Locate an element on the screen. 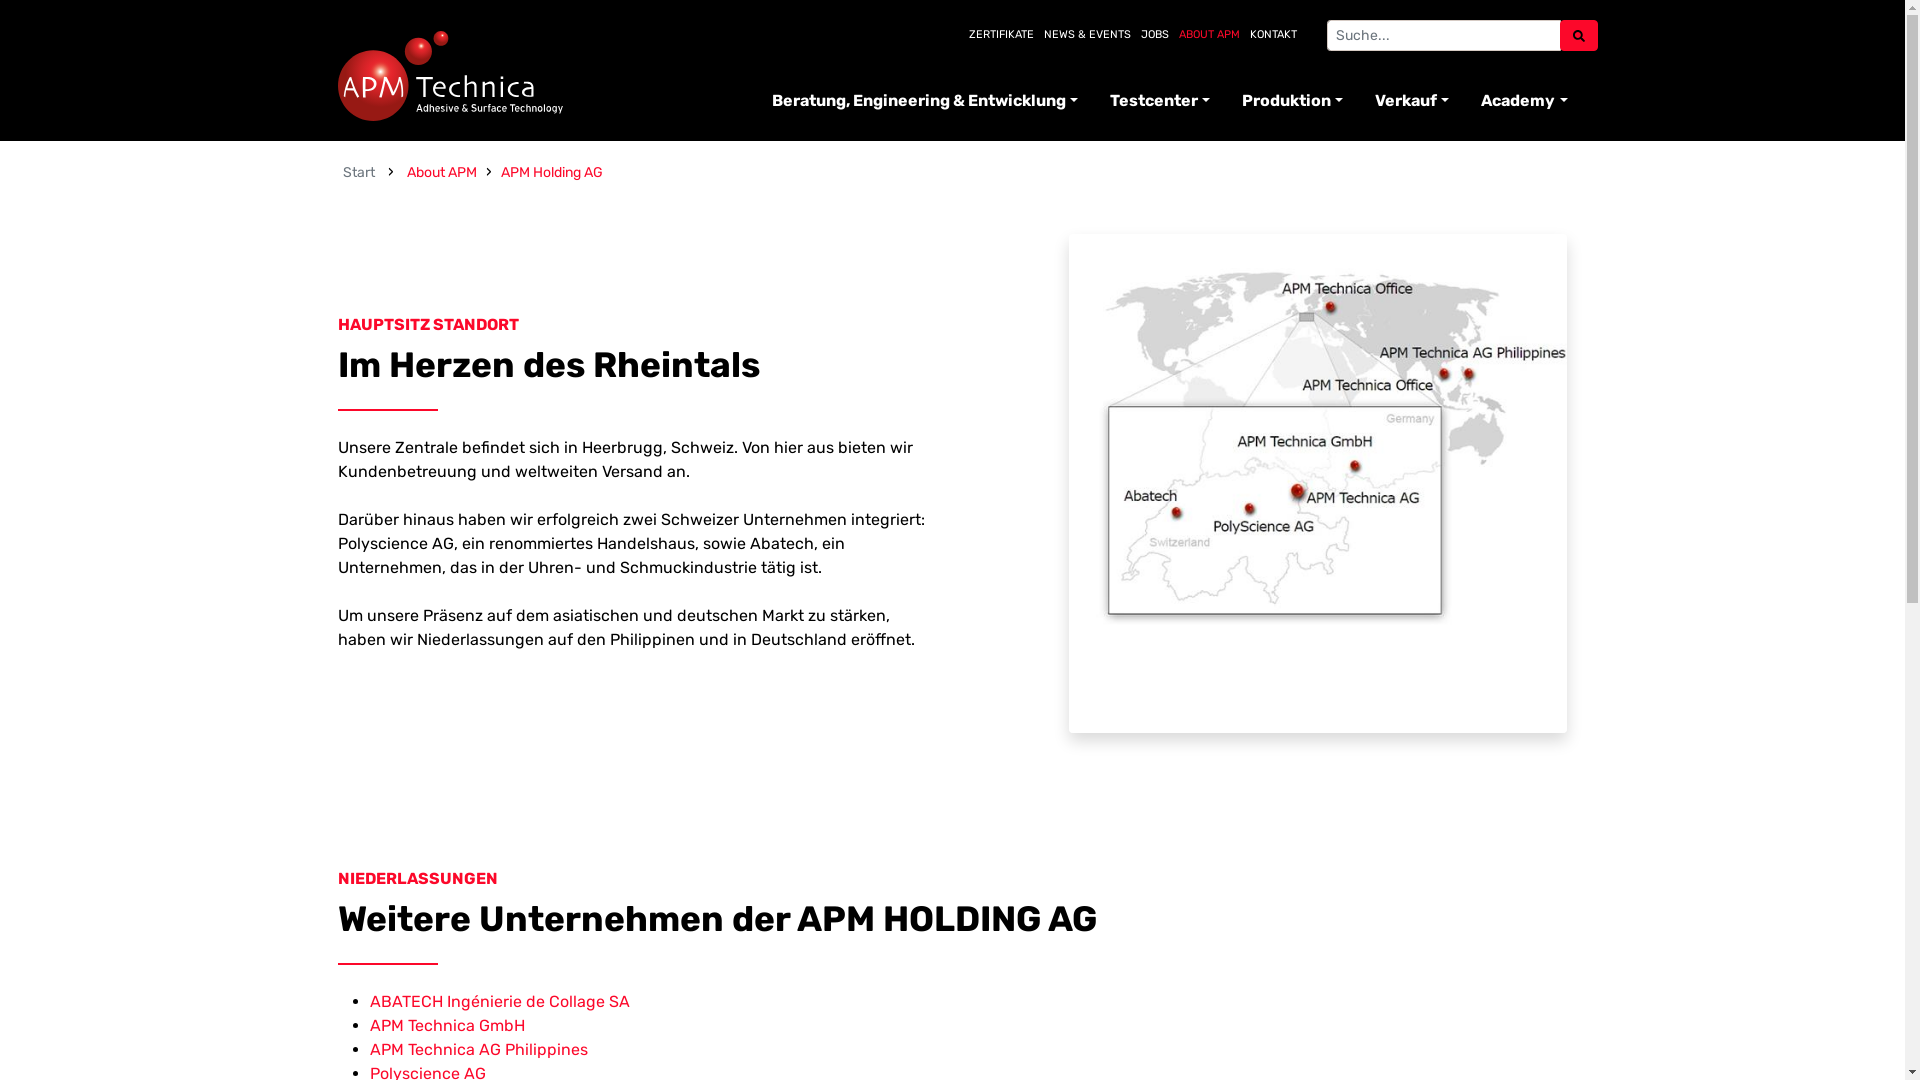  'NEWS & EVENTS' is located at coordinates (1086, 34).